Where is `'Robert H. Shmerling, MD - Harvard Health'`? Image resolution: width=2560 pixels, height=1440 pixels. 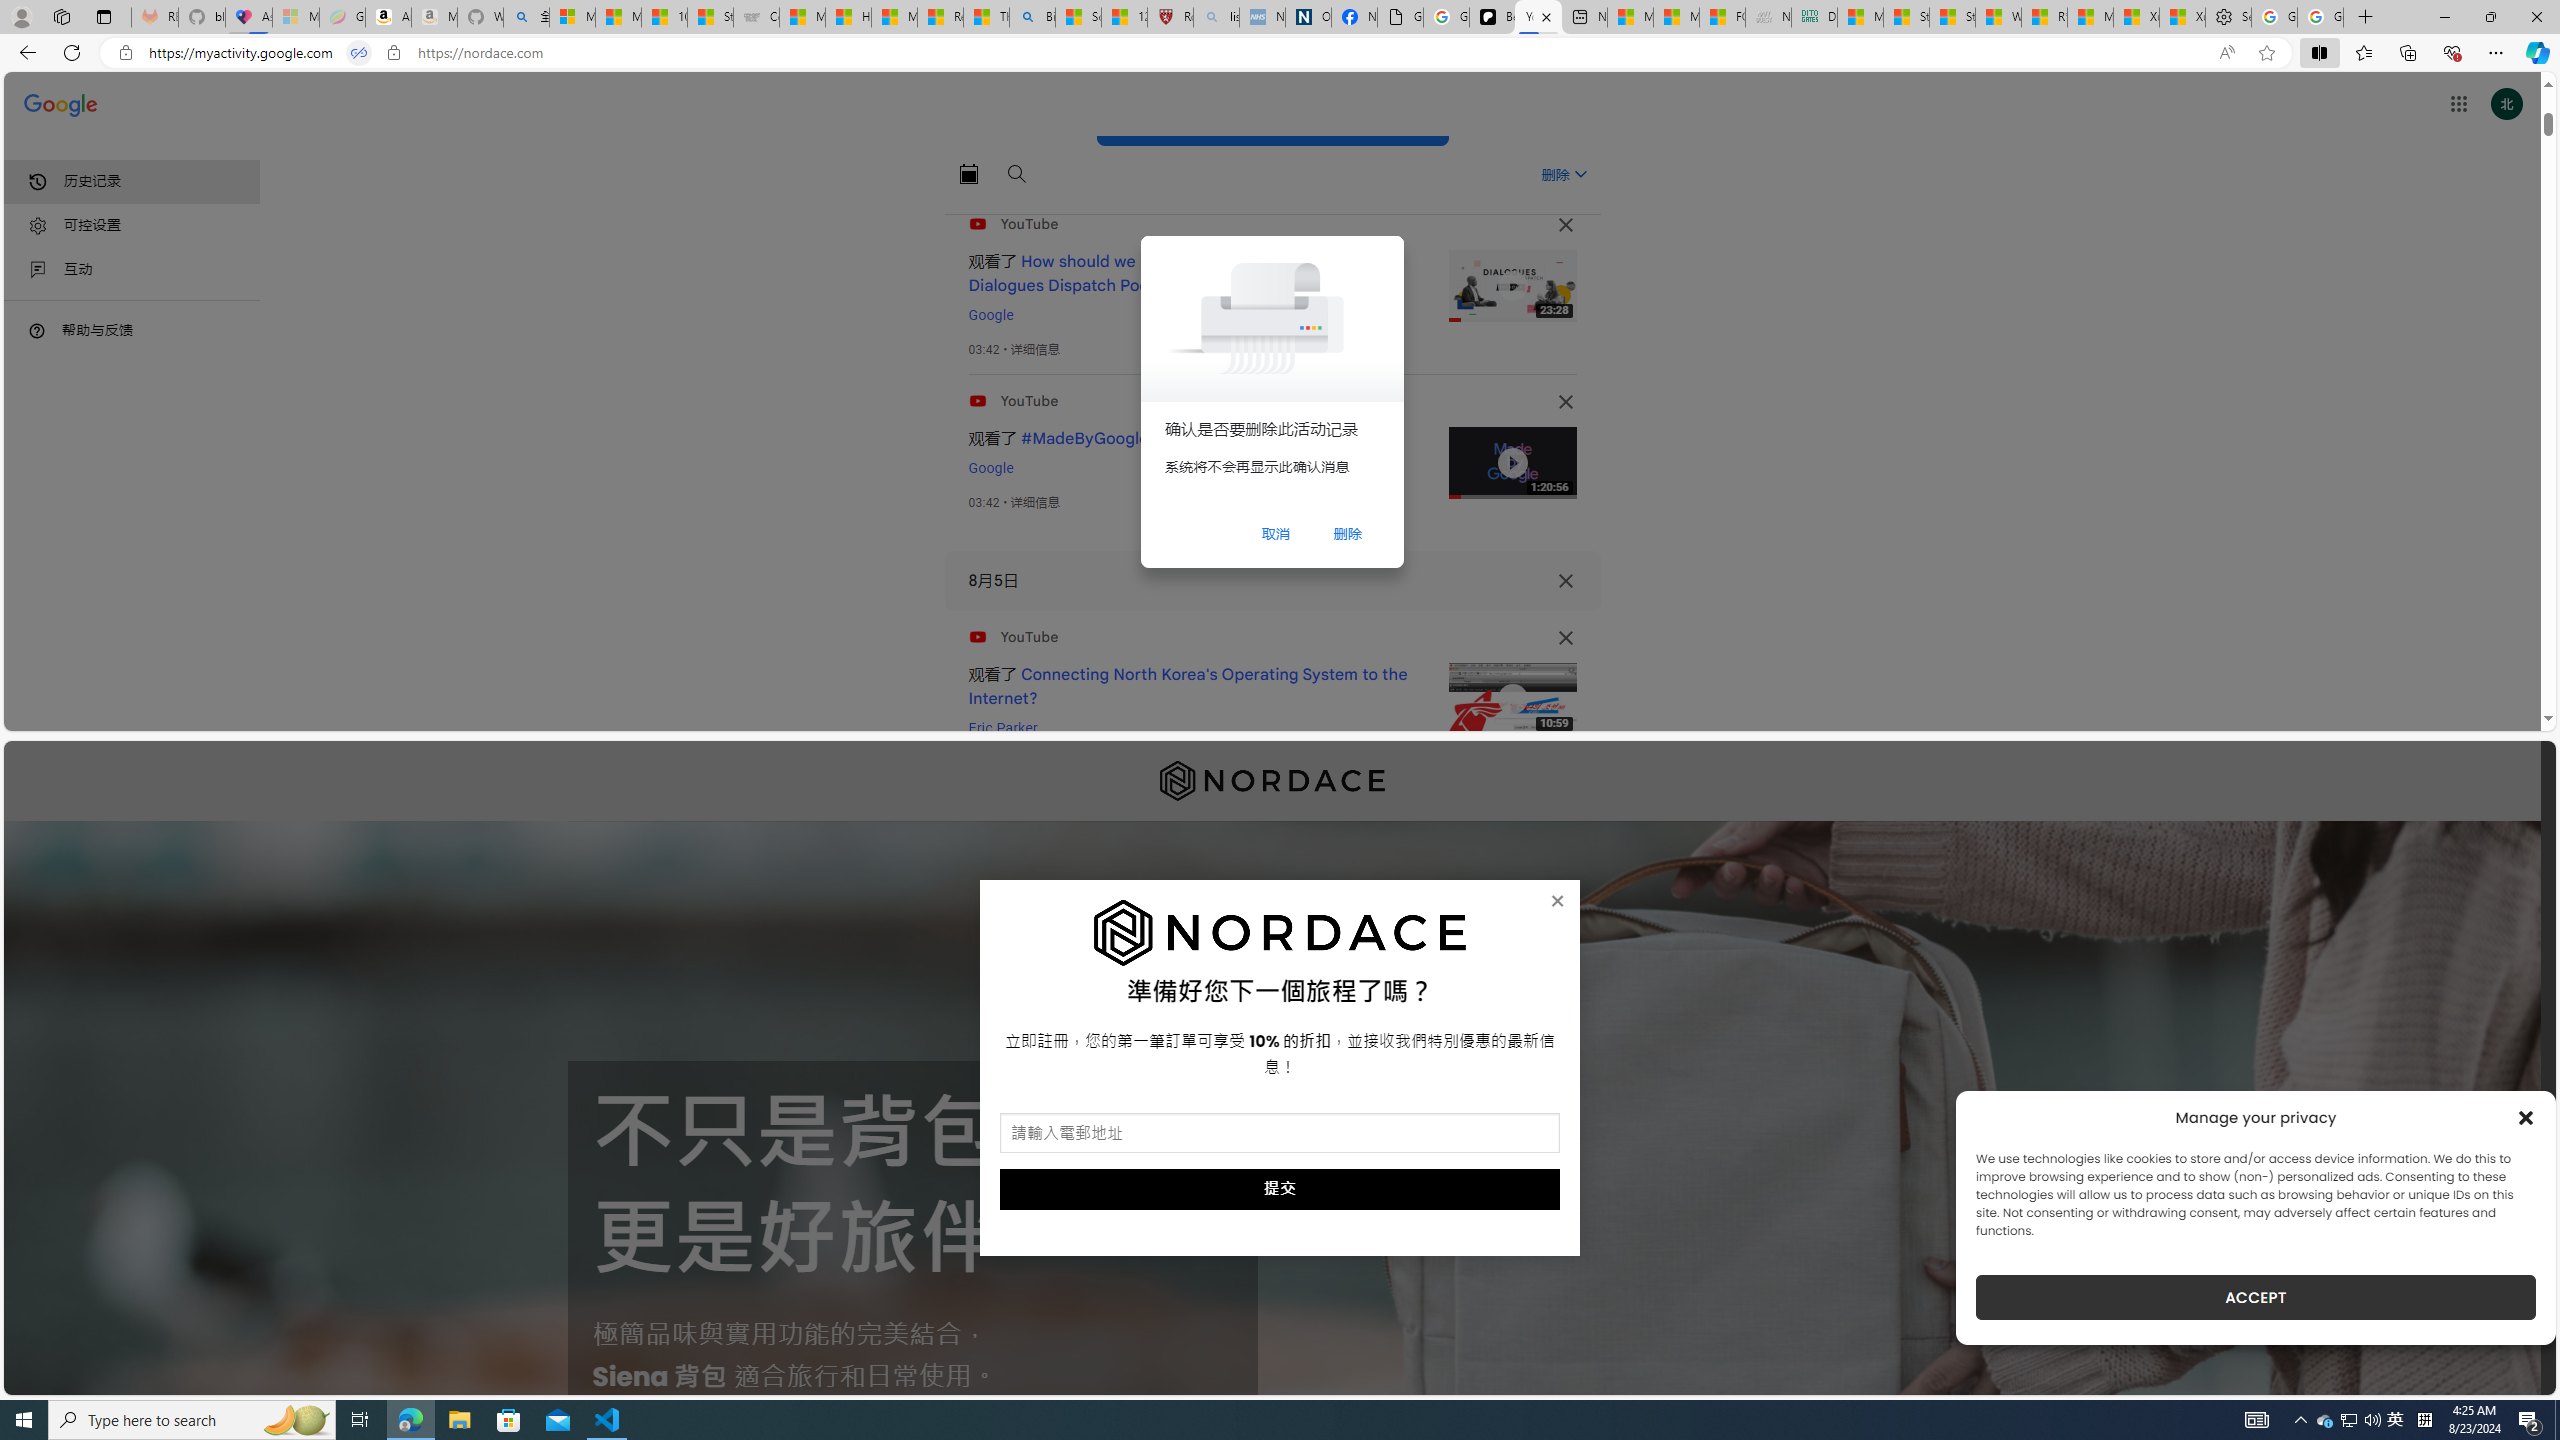
'Robert H. Shmerling, MD - Harvard Health' is located at coordinates (1170, 16).